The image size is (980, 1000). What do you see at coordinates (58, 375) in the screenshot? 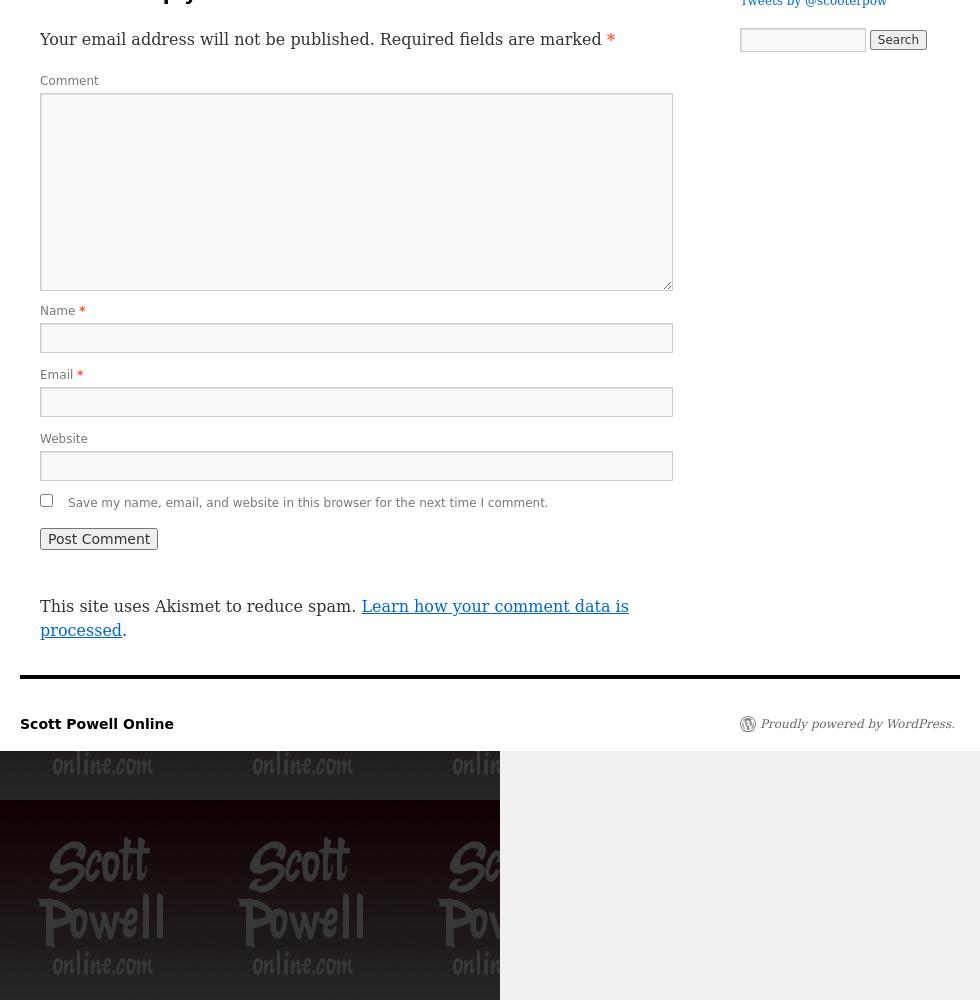
I see `'Email'` at bounding box center [58, 375].